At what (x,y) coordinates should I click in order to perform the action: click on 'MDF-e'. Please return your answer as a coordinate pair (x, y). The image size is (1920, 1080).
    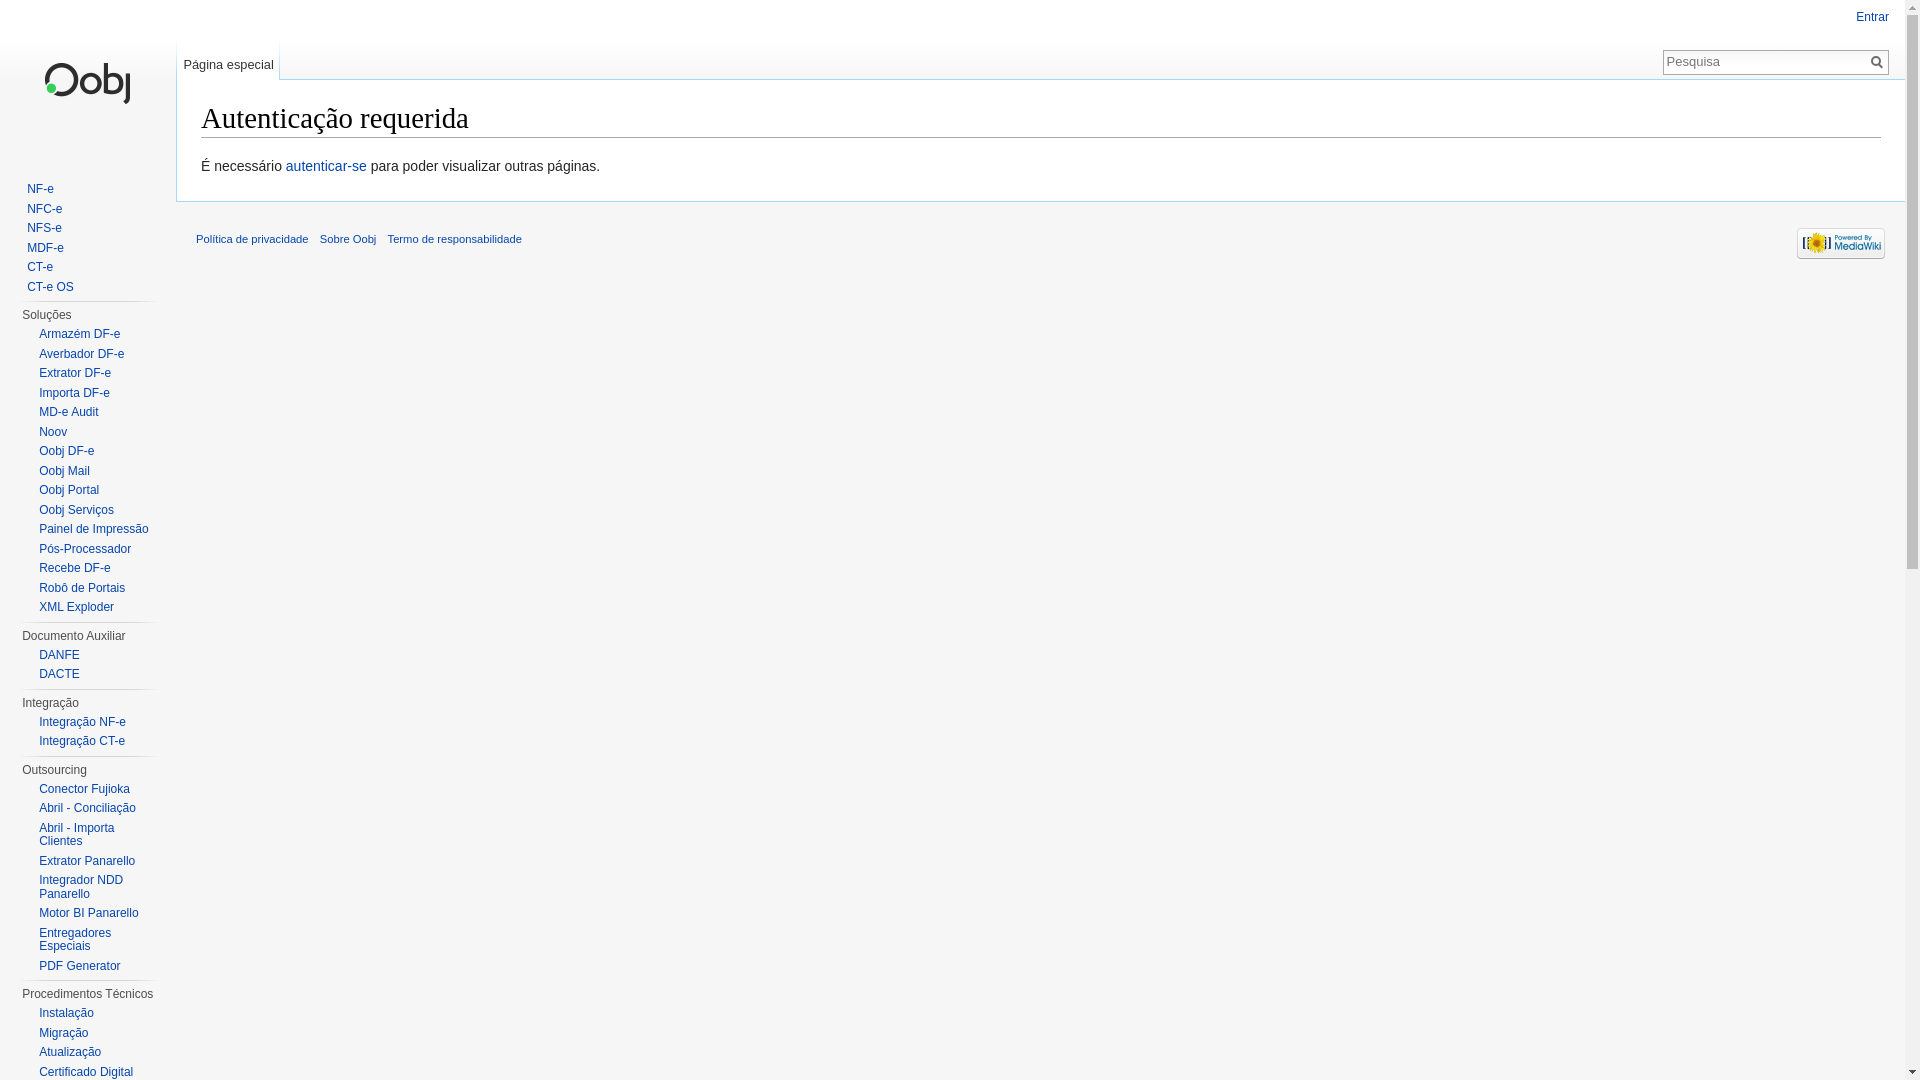
    Looking at the image, I should click on (45, 245).